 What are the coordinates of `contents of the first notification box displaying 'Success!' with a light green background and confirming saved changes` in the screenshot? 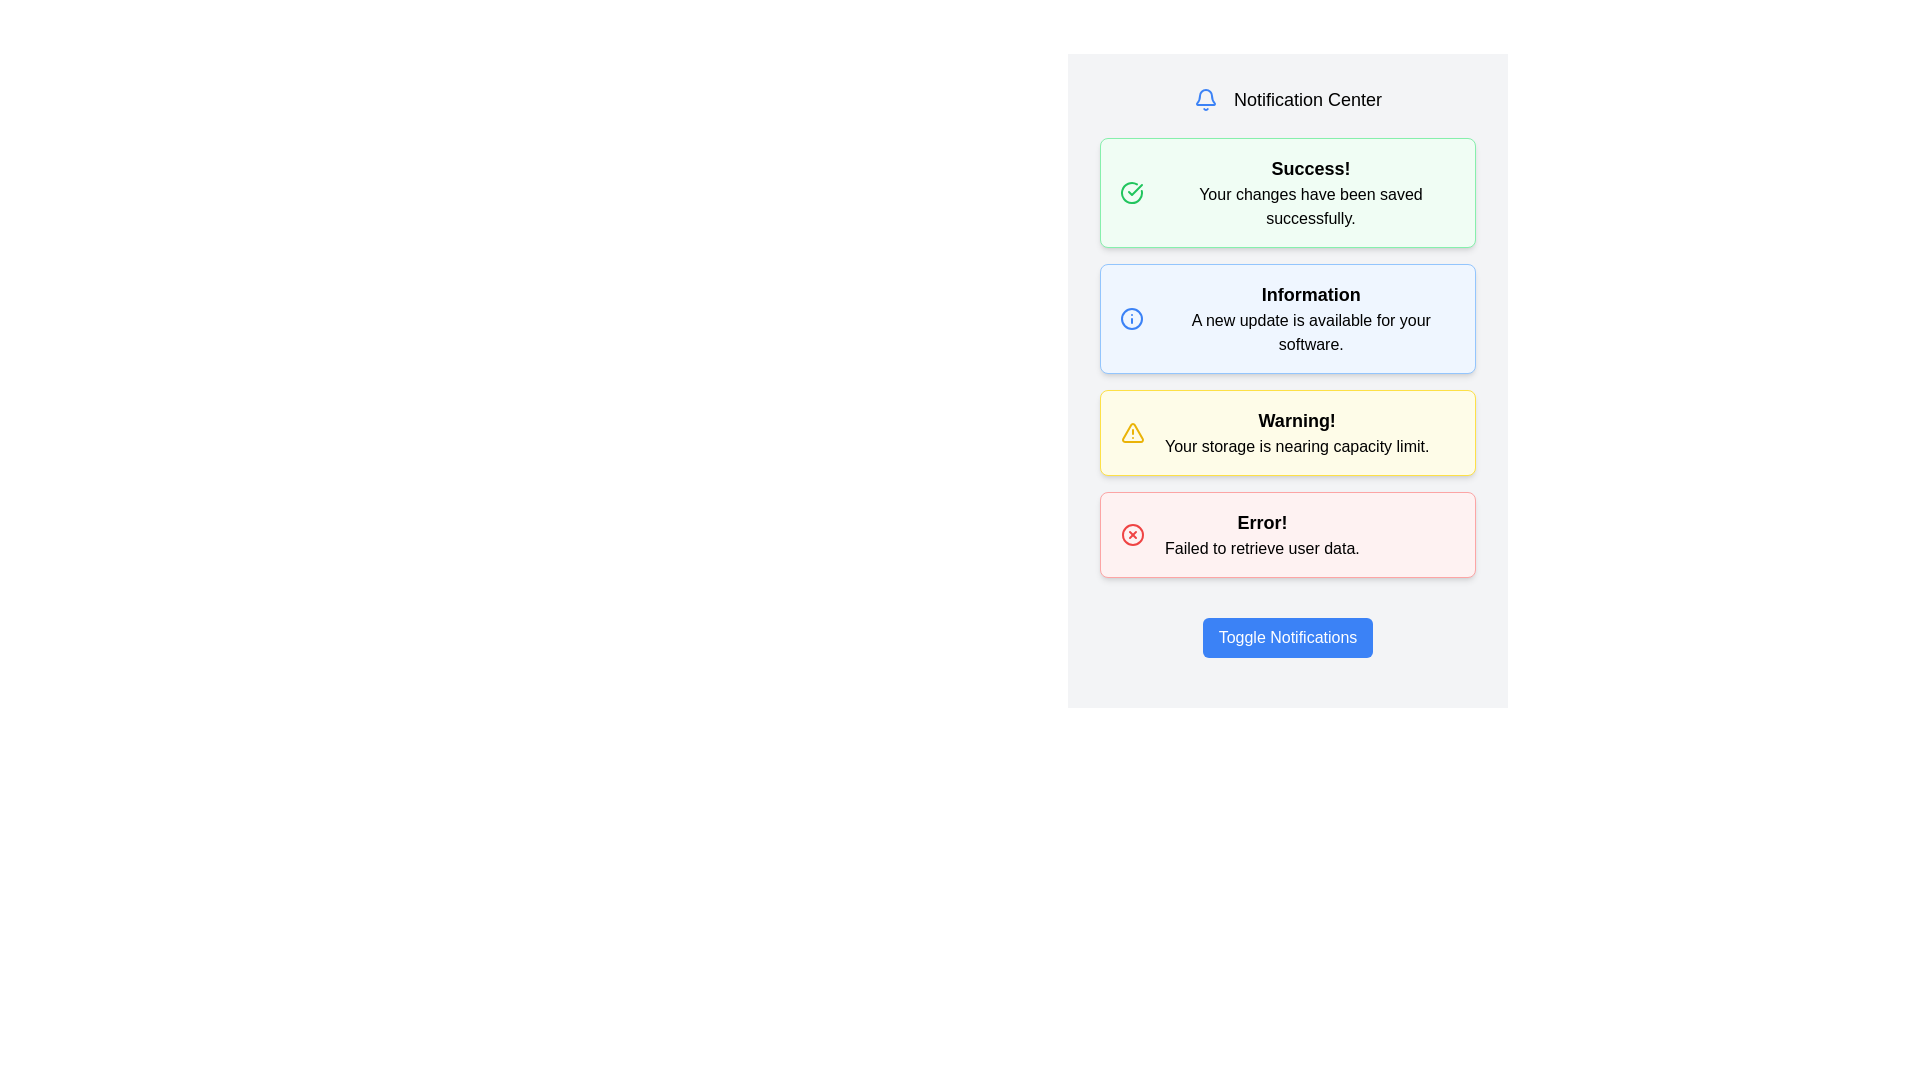 It's located at (1310, 192).